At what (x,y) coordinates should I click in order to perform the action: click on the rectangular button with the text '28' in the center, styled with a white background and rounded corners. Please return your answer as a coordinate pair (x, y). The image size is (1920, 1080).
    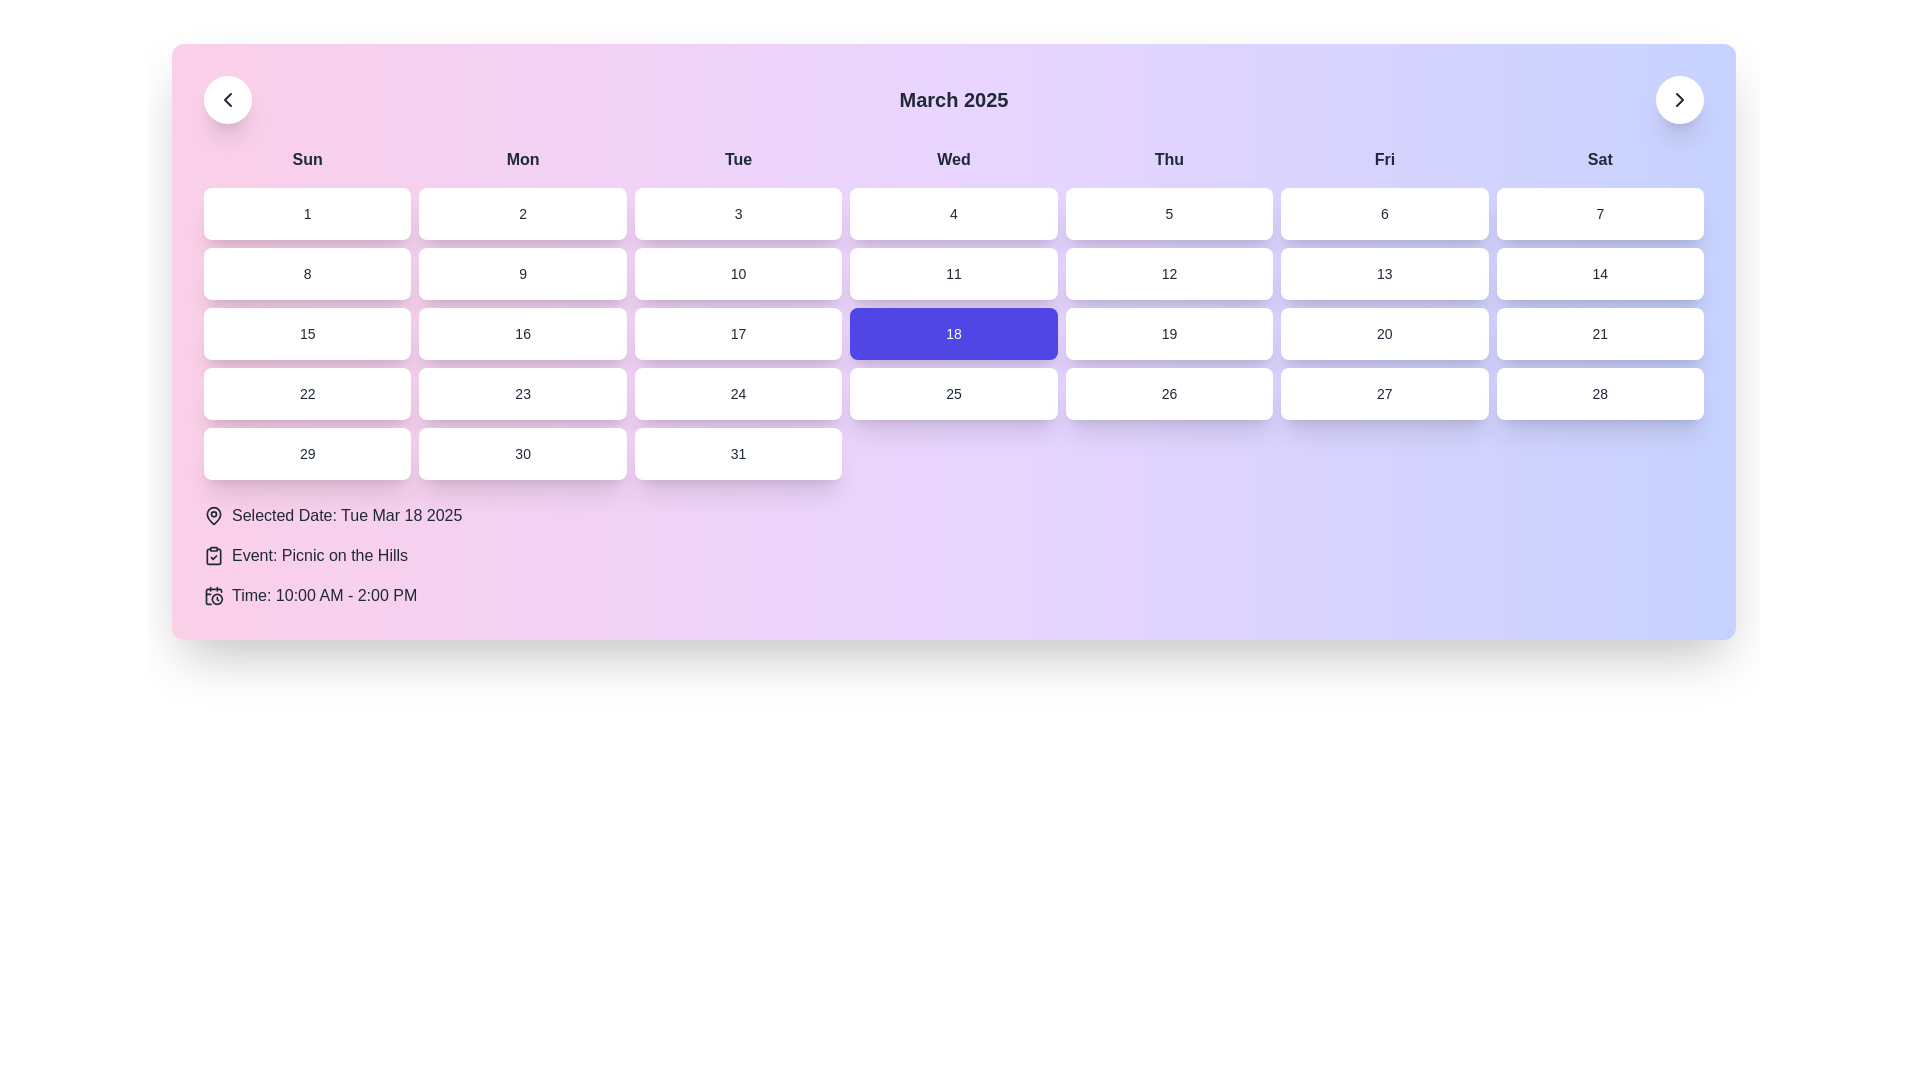
    Looking at the image, I should click on (1598, 393).